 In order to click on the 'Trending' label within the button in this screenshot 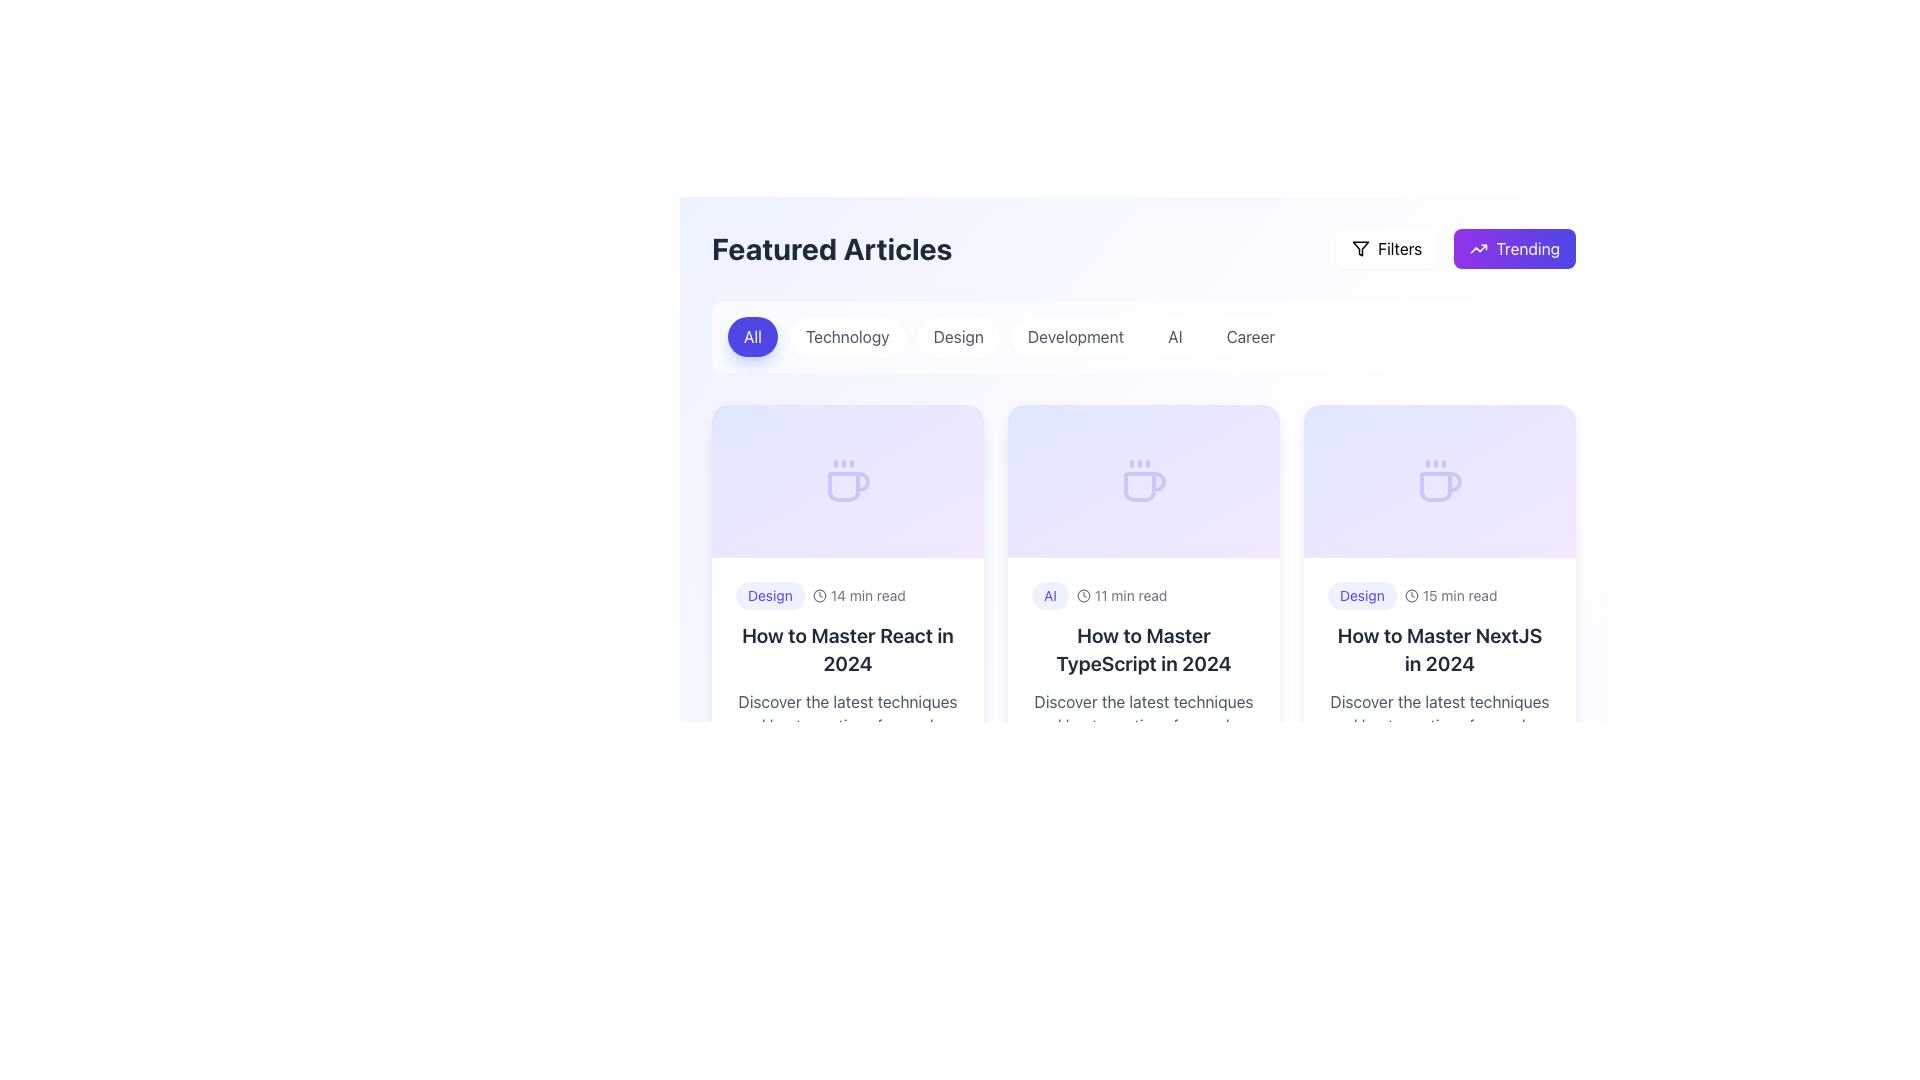, I will do `click(1527, 248)`.